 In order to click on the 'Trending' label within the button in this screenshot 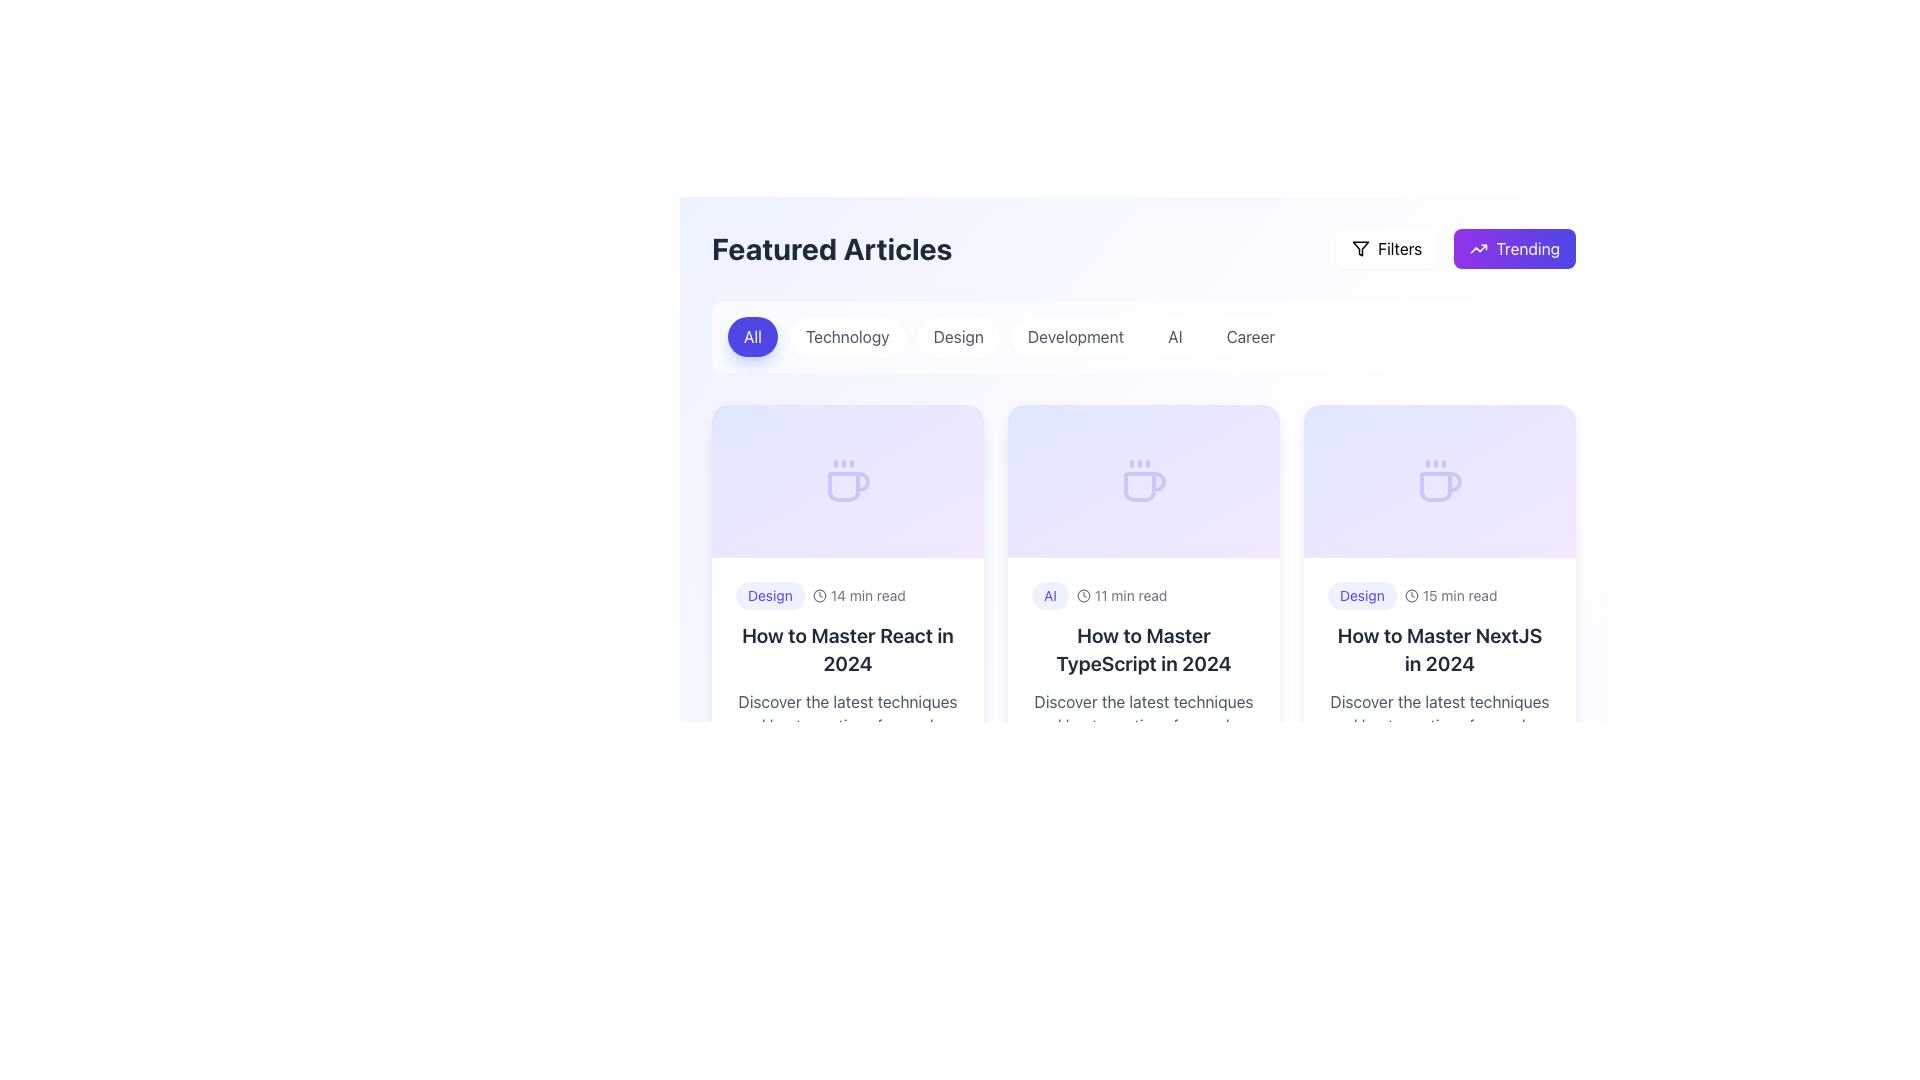, I will do `click(1527, 248)`.